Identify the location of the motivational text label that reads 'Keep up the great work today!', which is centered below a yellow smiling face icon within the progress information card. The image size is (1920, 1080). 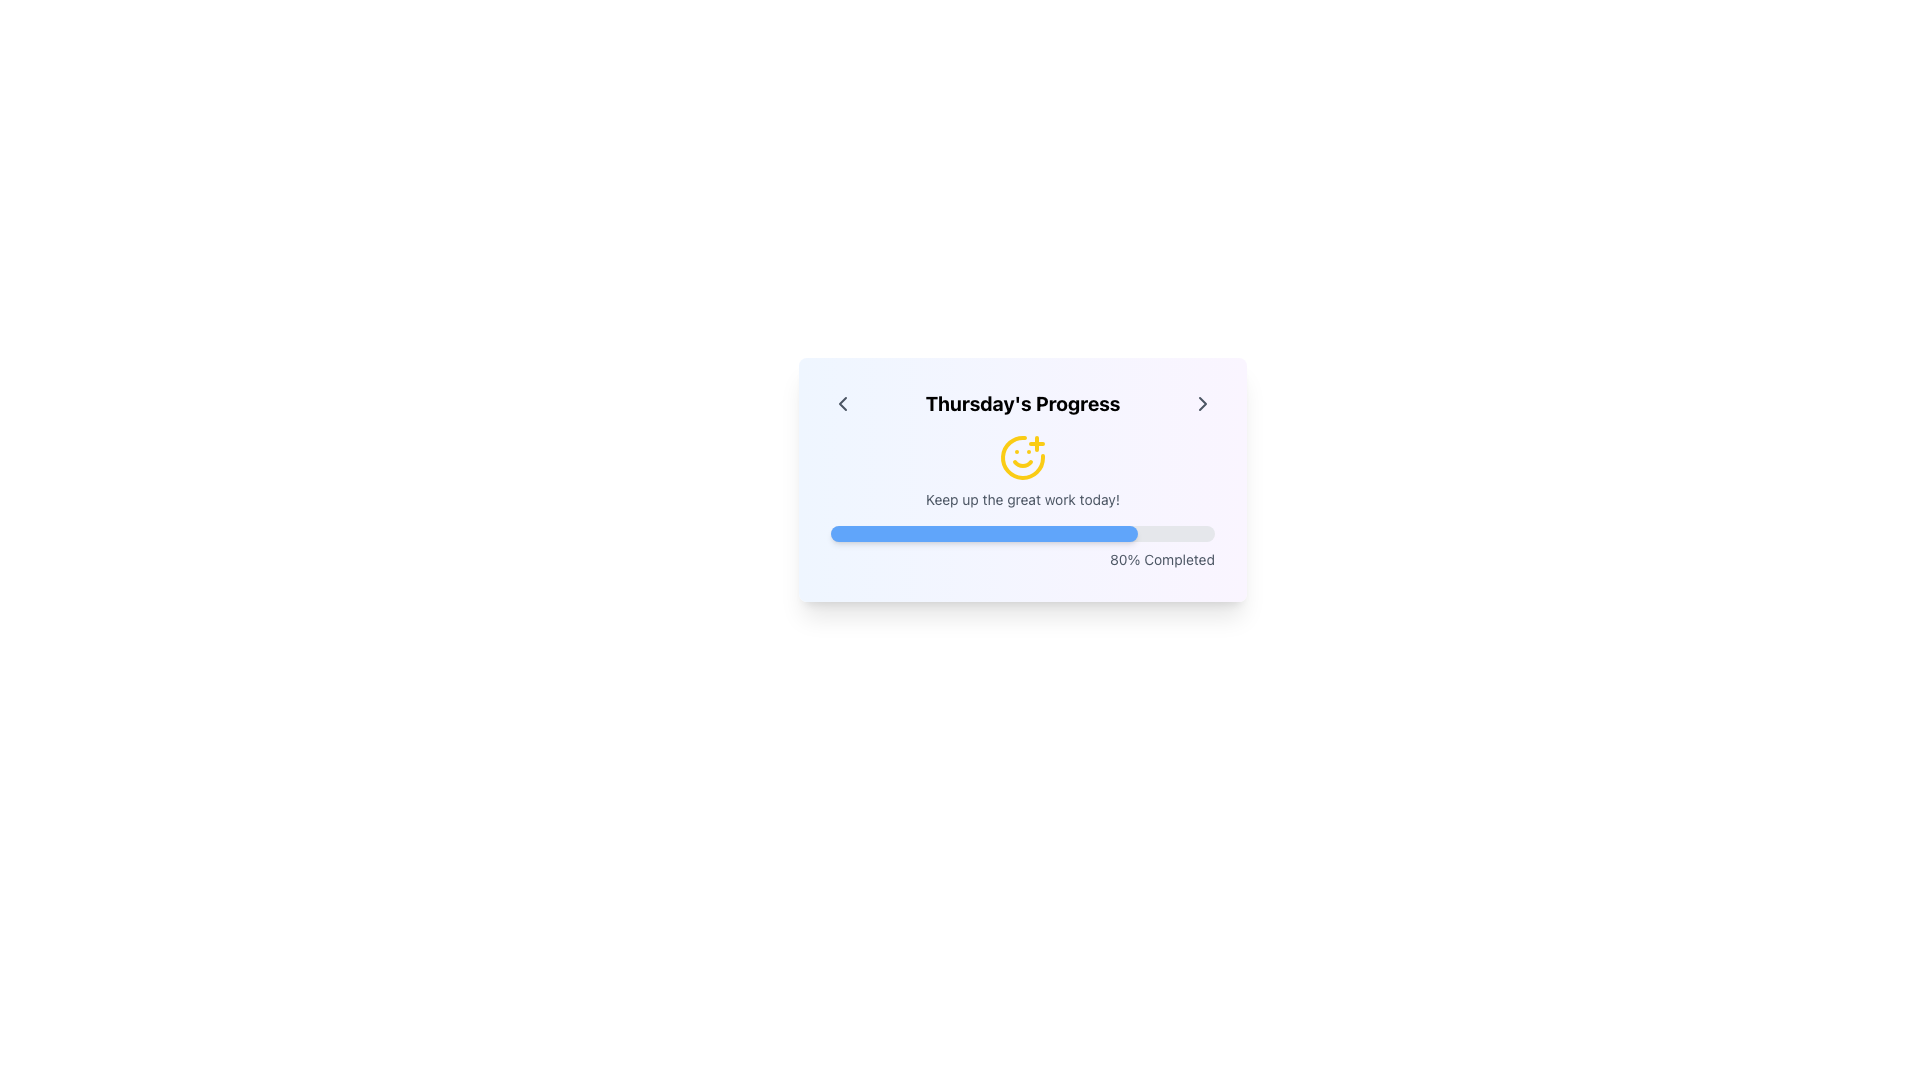
(1022, 471).